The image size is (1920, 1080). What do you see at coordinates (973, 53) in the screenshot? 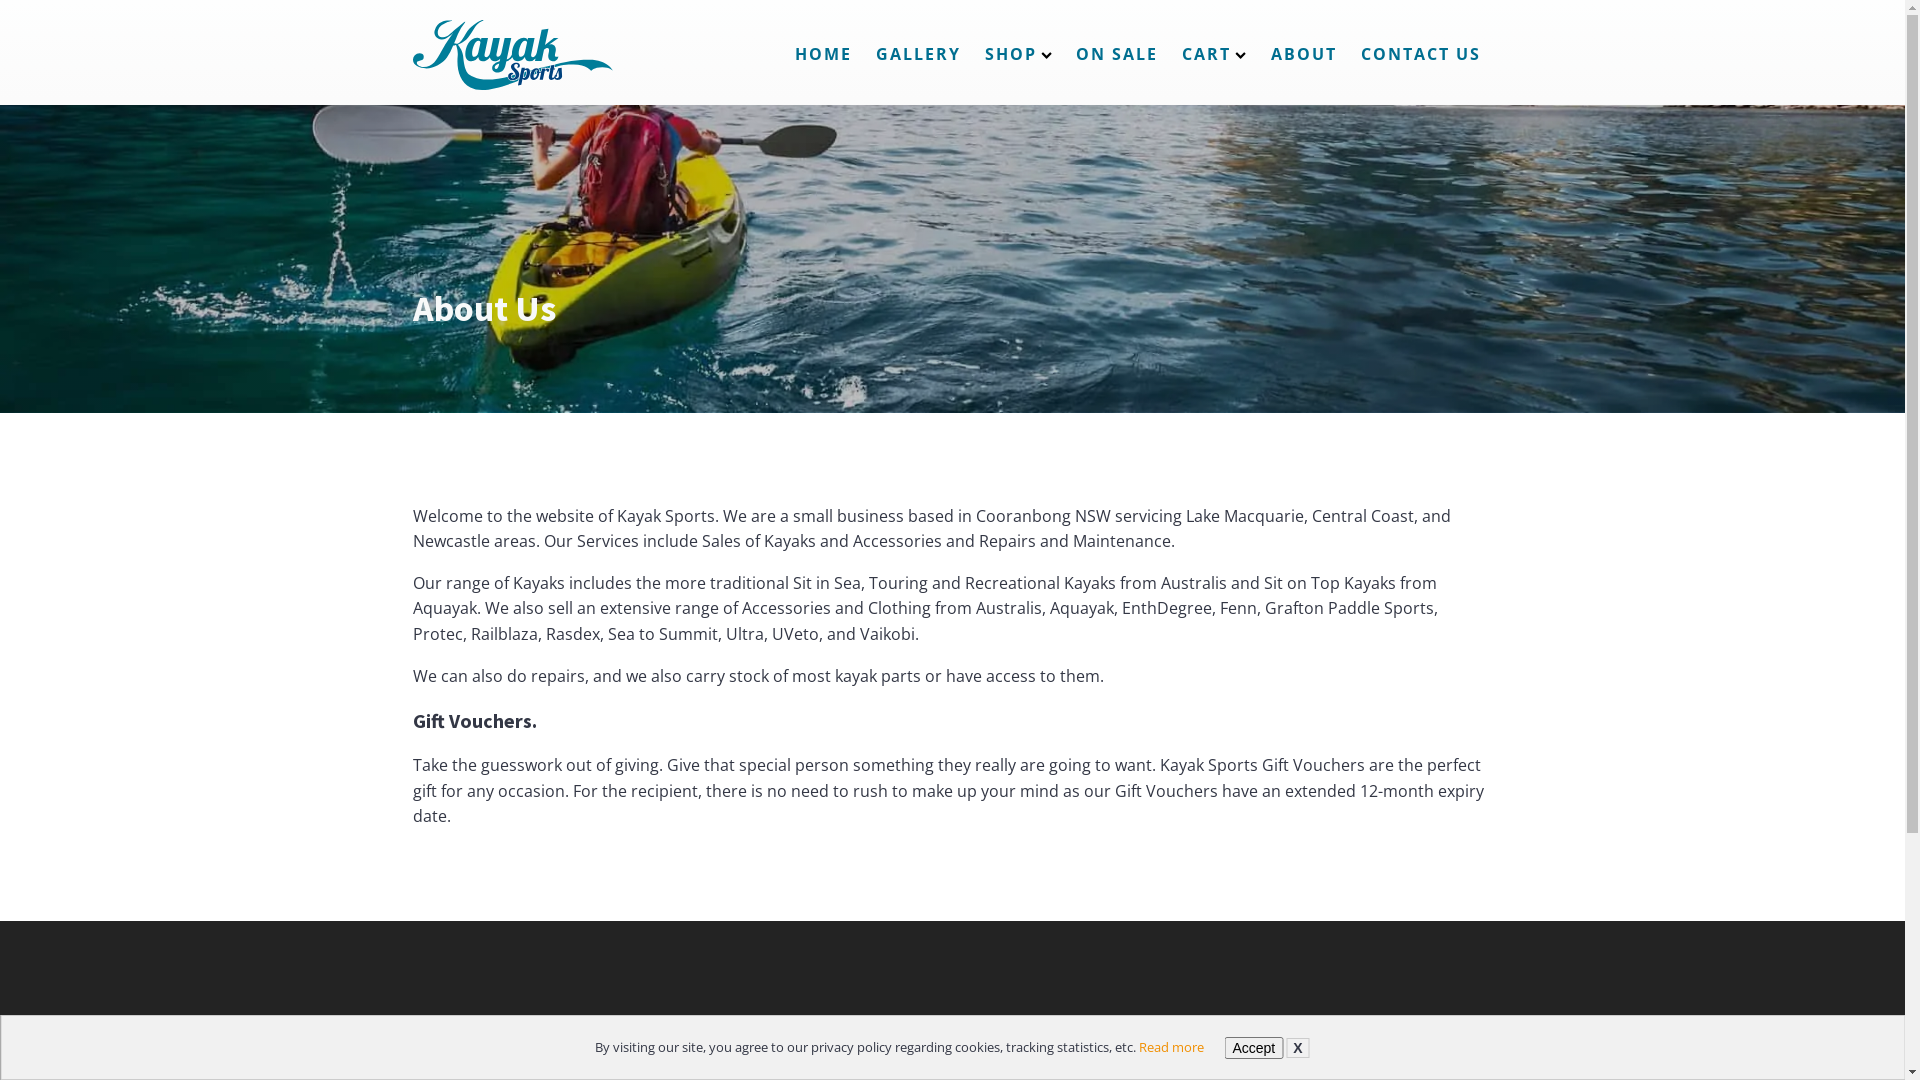
I see `'SHOP'` at bounding box center [973, 53].